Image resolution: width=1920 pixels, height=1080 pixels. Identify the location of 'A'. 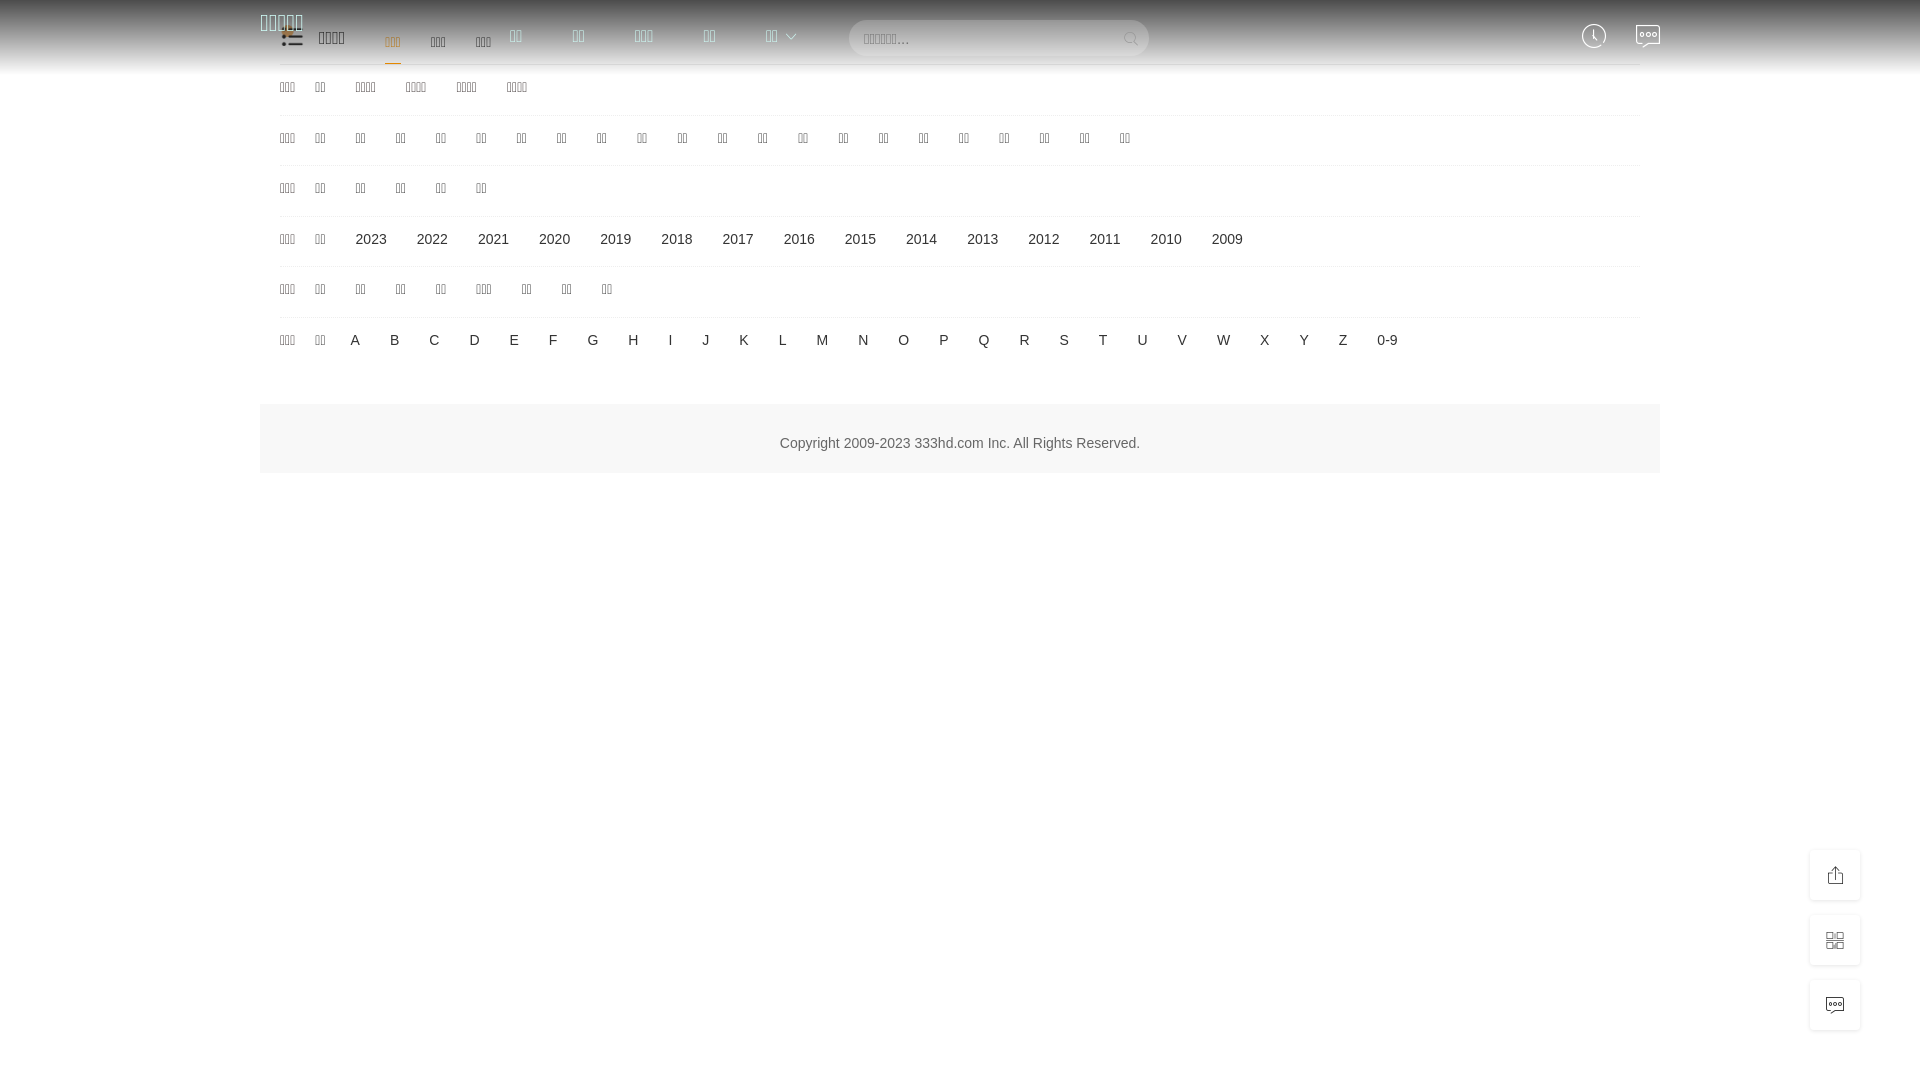
(355, 339).